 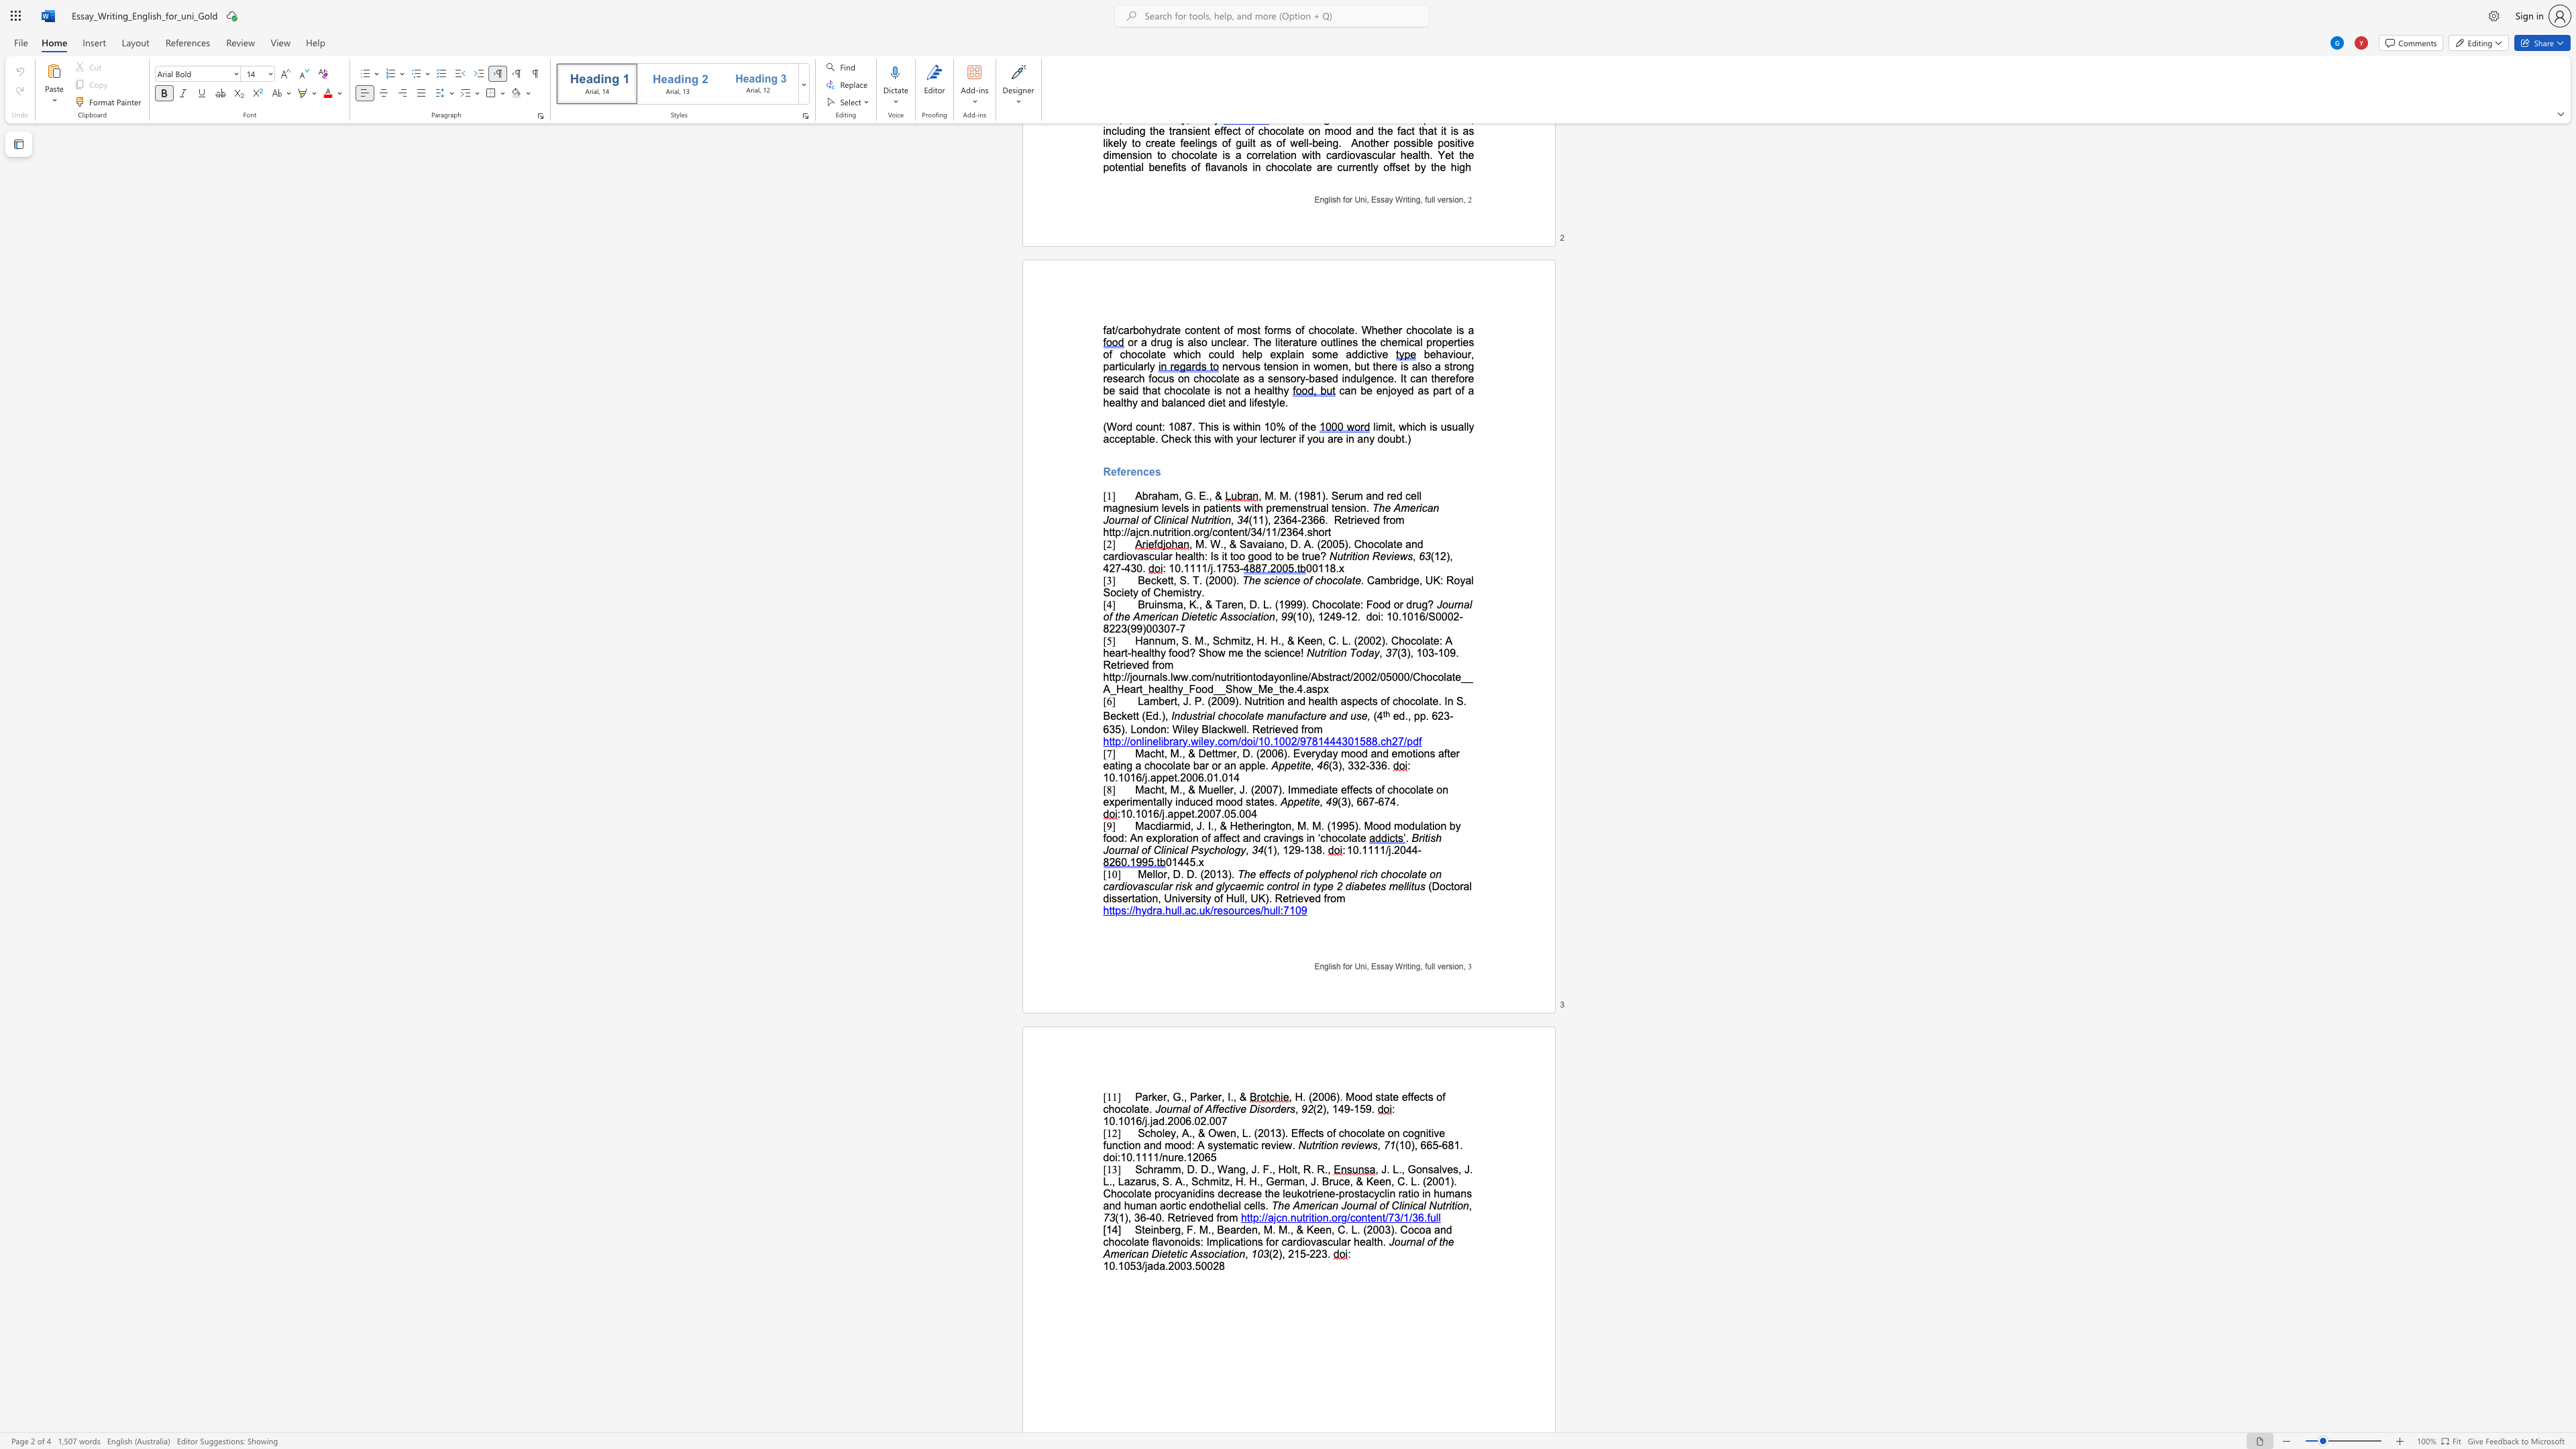 What do you see at coordinates (1115, 1218) in the screenshot?
I see `the subset text "(1), 36-40. Retri" within the text "(1), 36-40. Retrieved from"` at bounding box center [1115, 1218].